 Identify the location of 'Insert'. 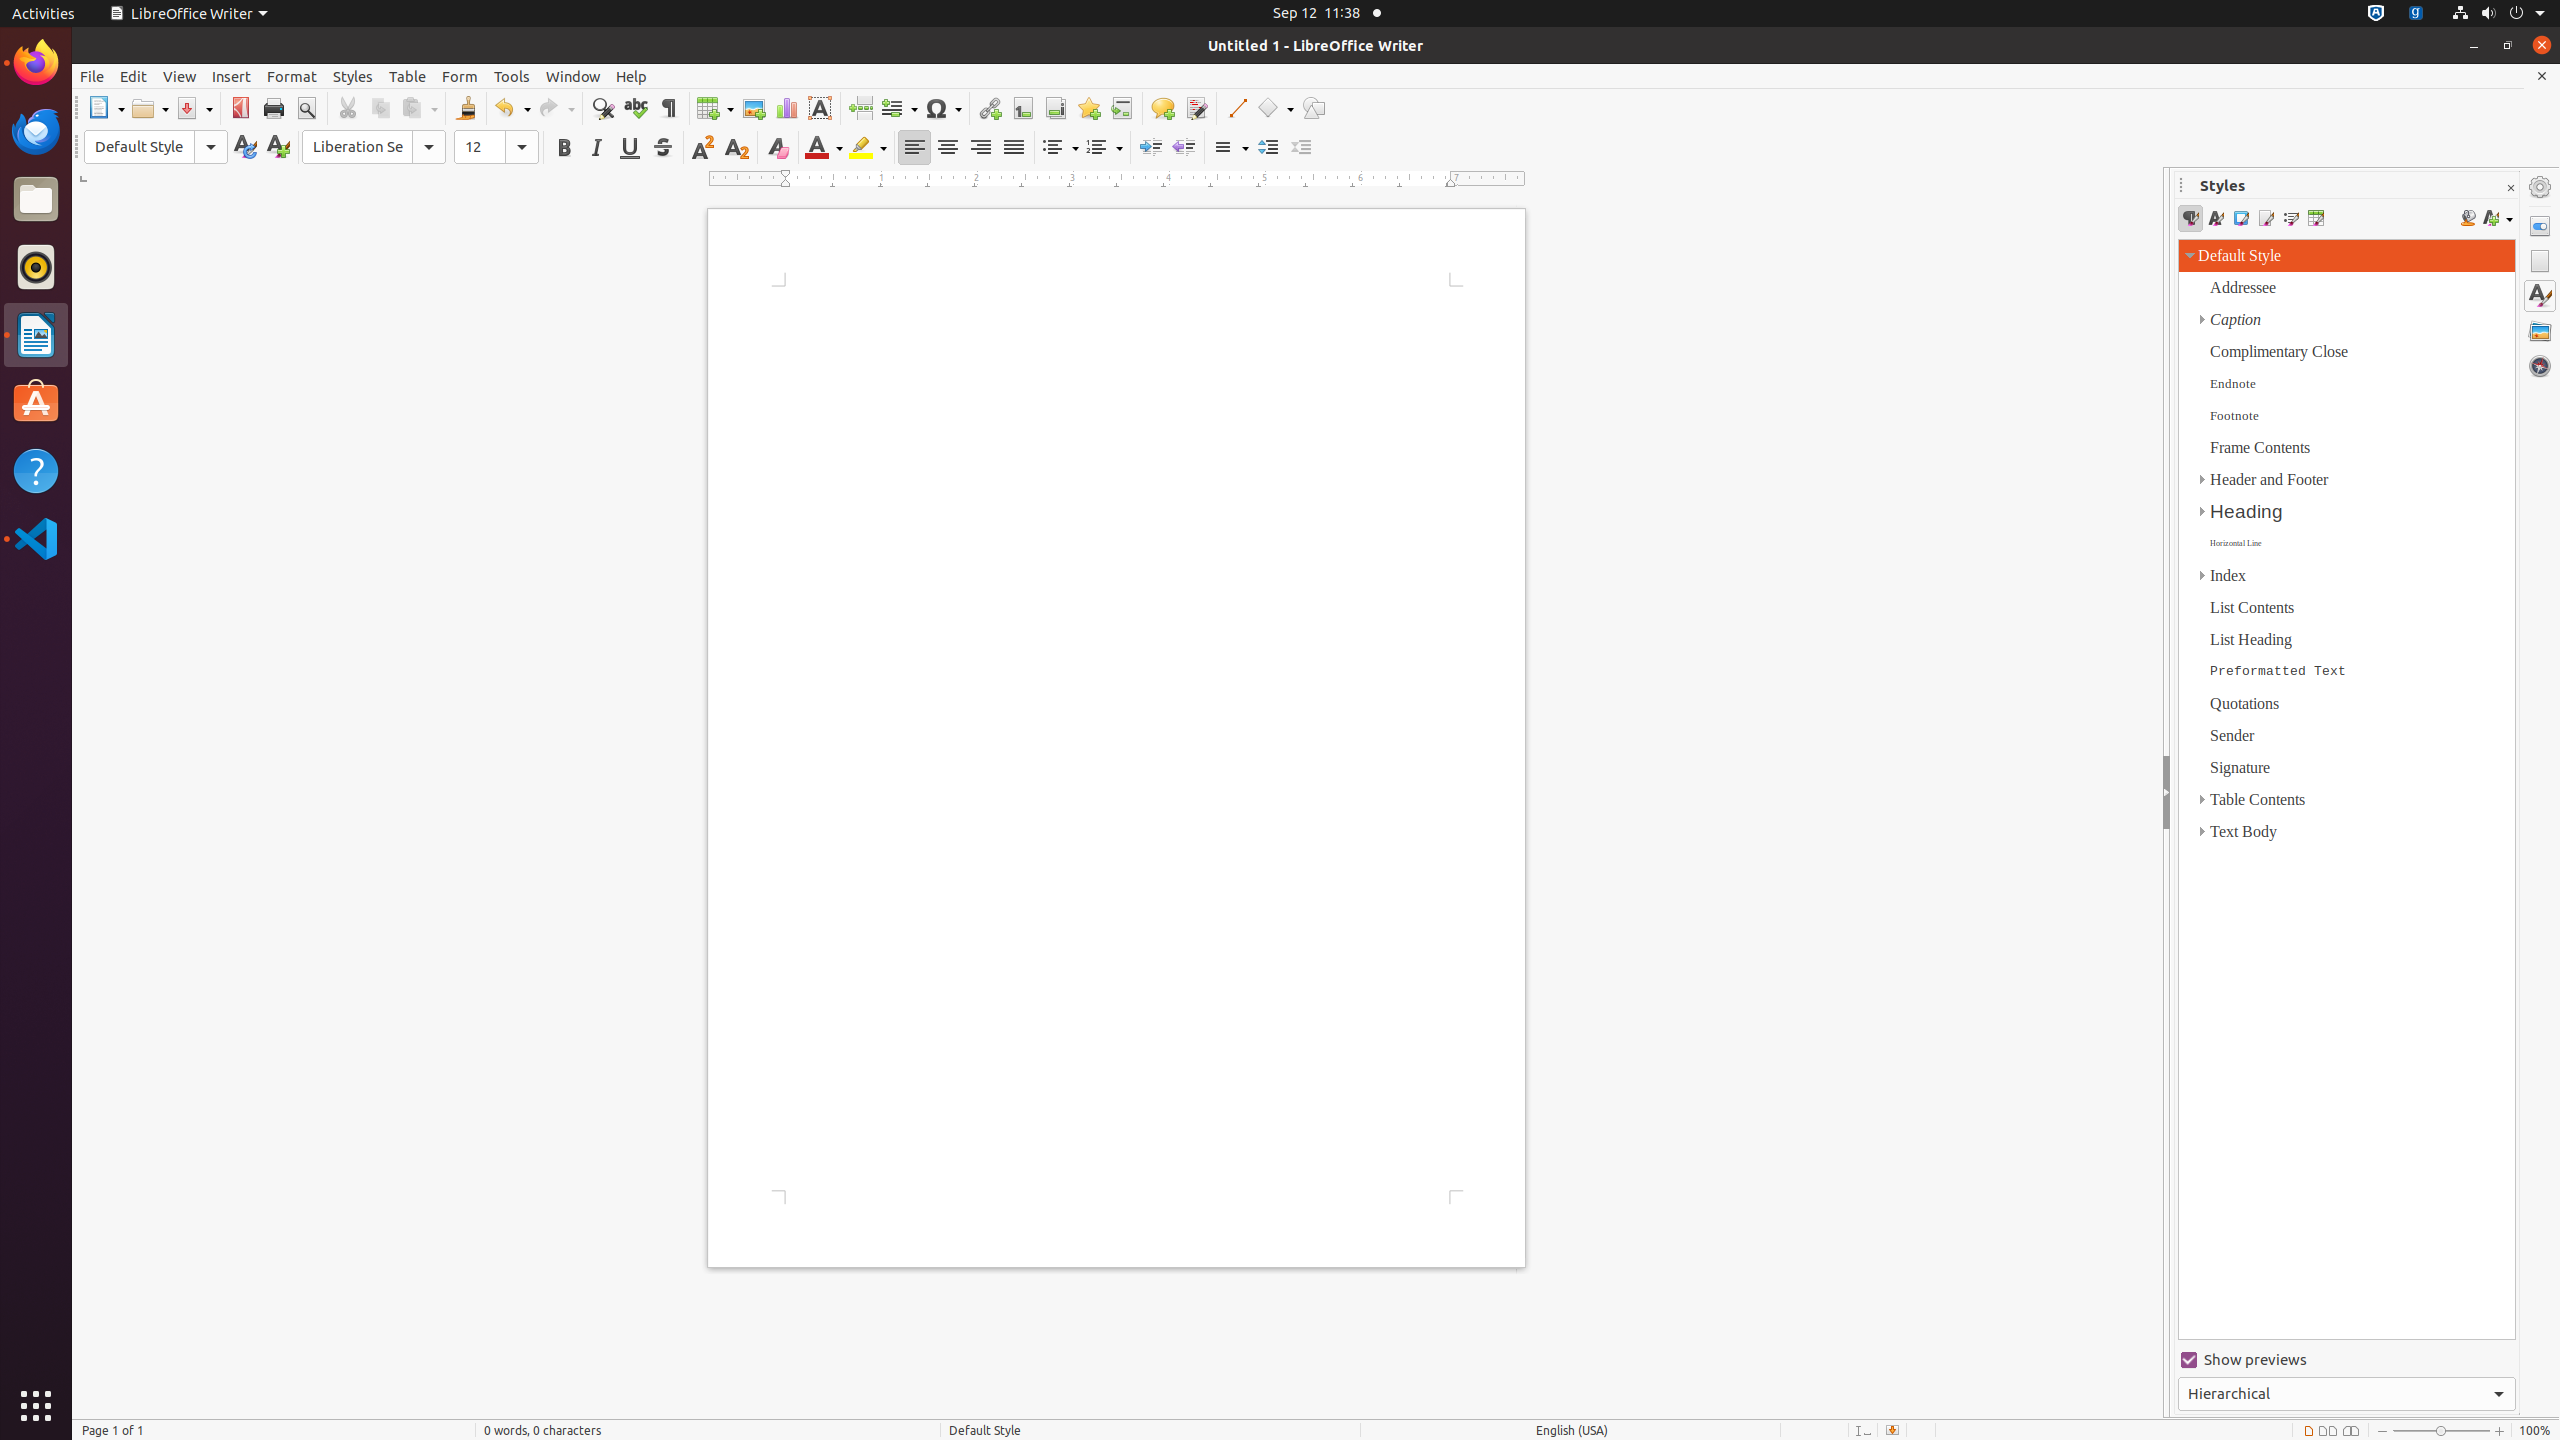
(231, 76).